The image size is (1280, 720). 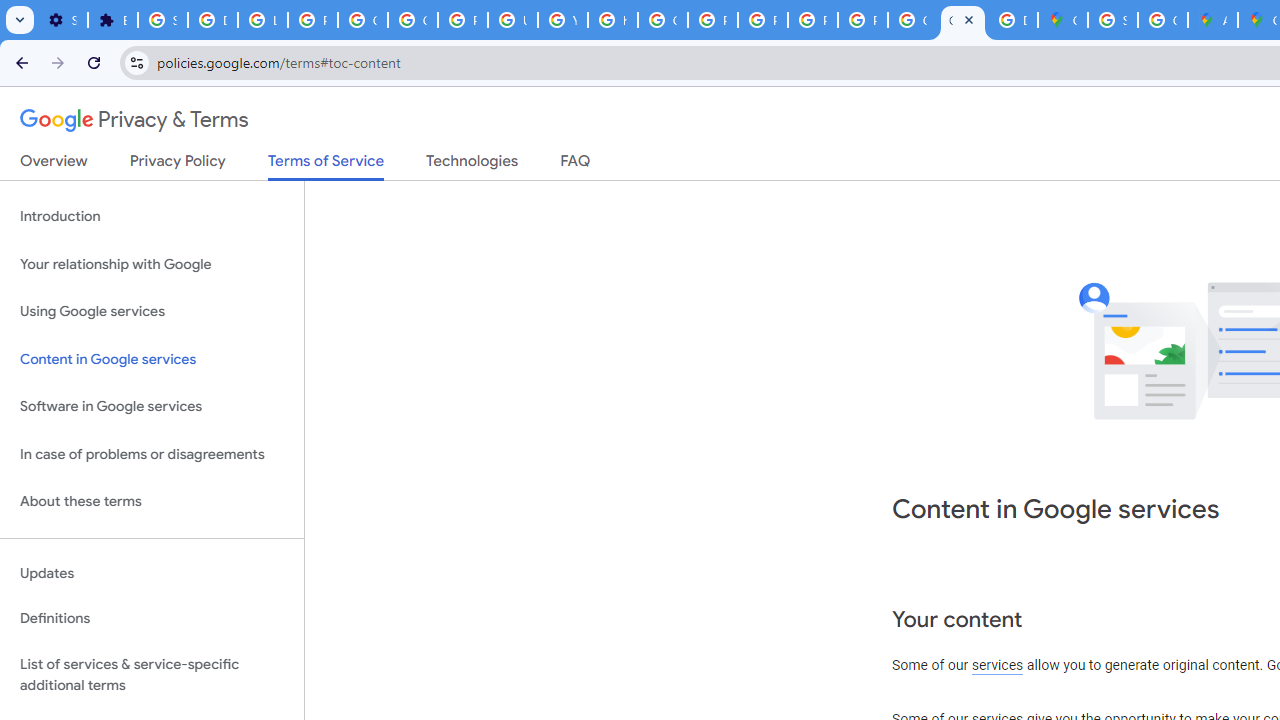 I want to click on 'Definitions', so click(x=151, y=618).